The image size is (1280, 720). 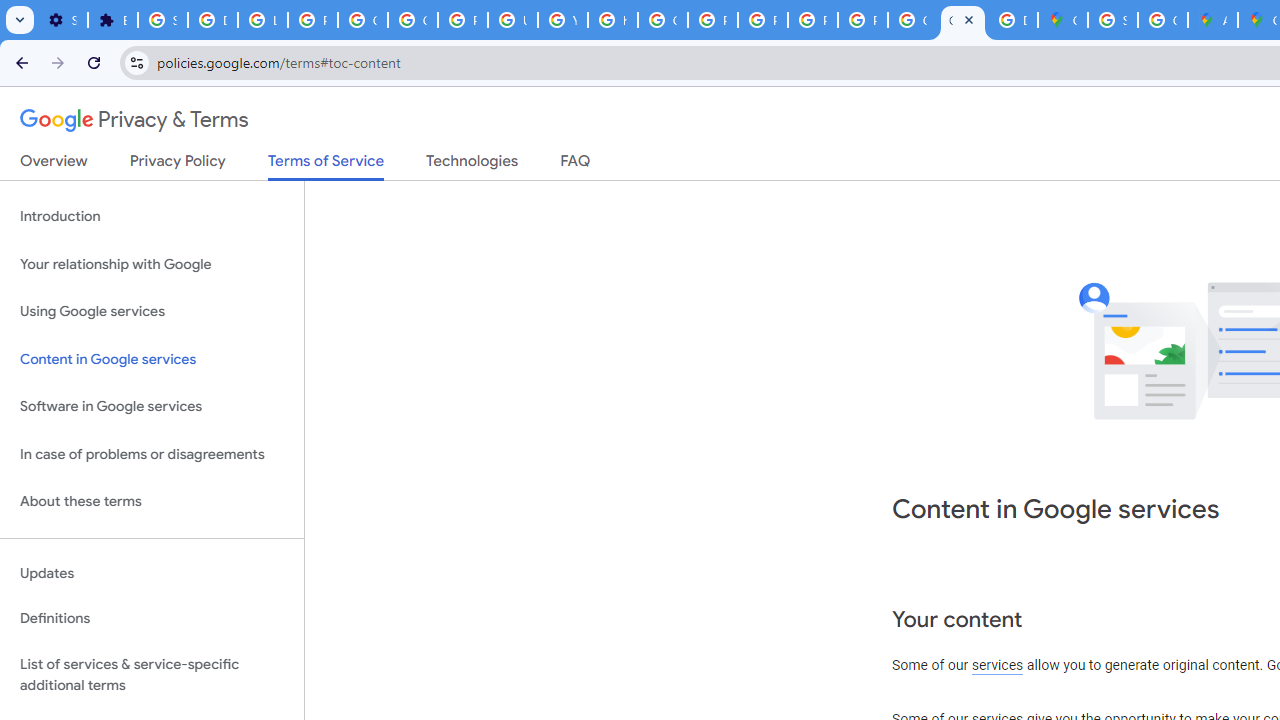 I want to click on 'Definitions', so click(x=151, y=618).